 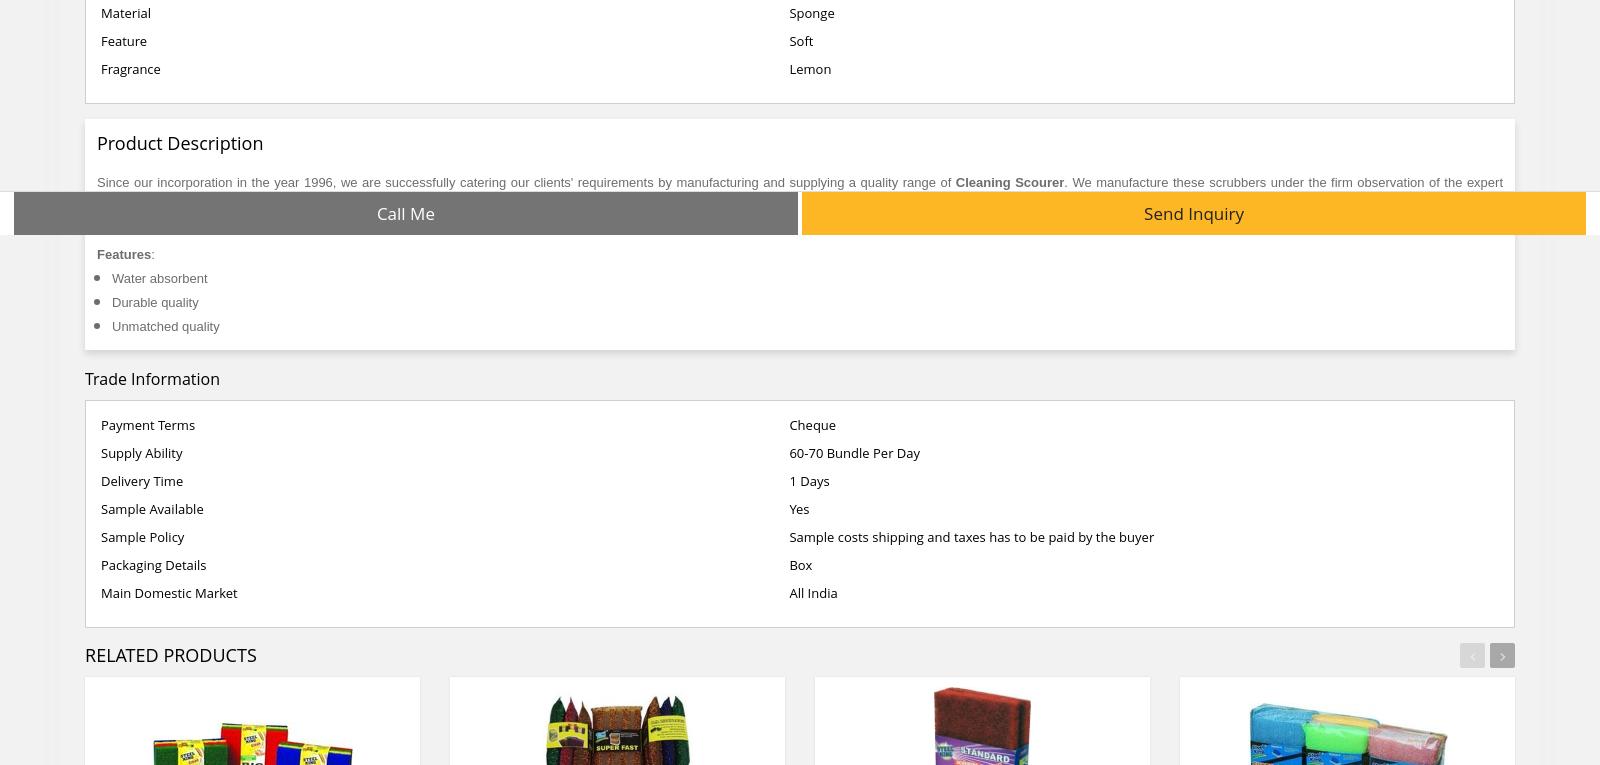 I want to click on 'Box', so click(x=800, y=565).